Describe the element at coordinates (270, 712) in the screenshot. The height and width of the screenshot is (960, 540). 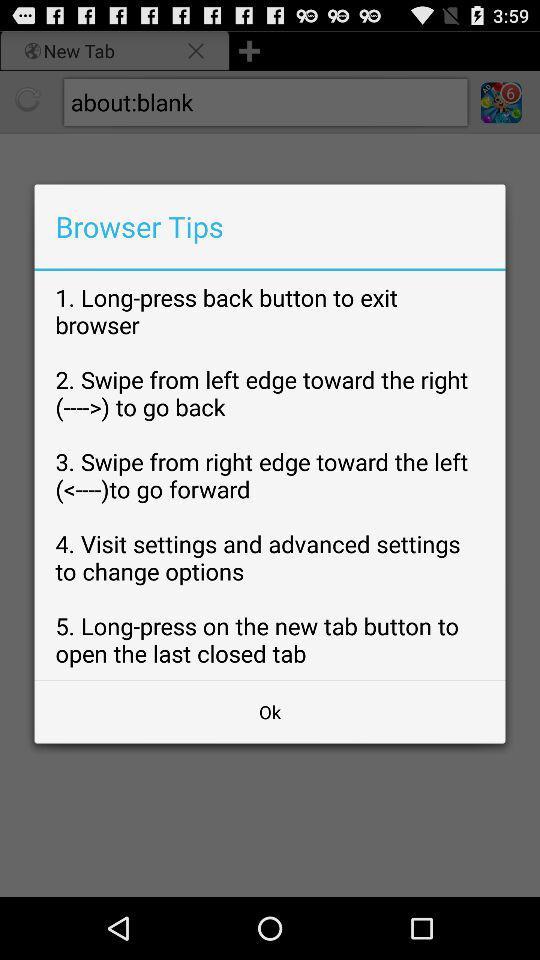
I see `the button at the bottom` at that location.